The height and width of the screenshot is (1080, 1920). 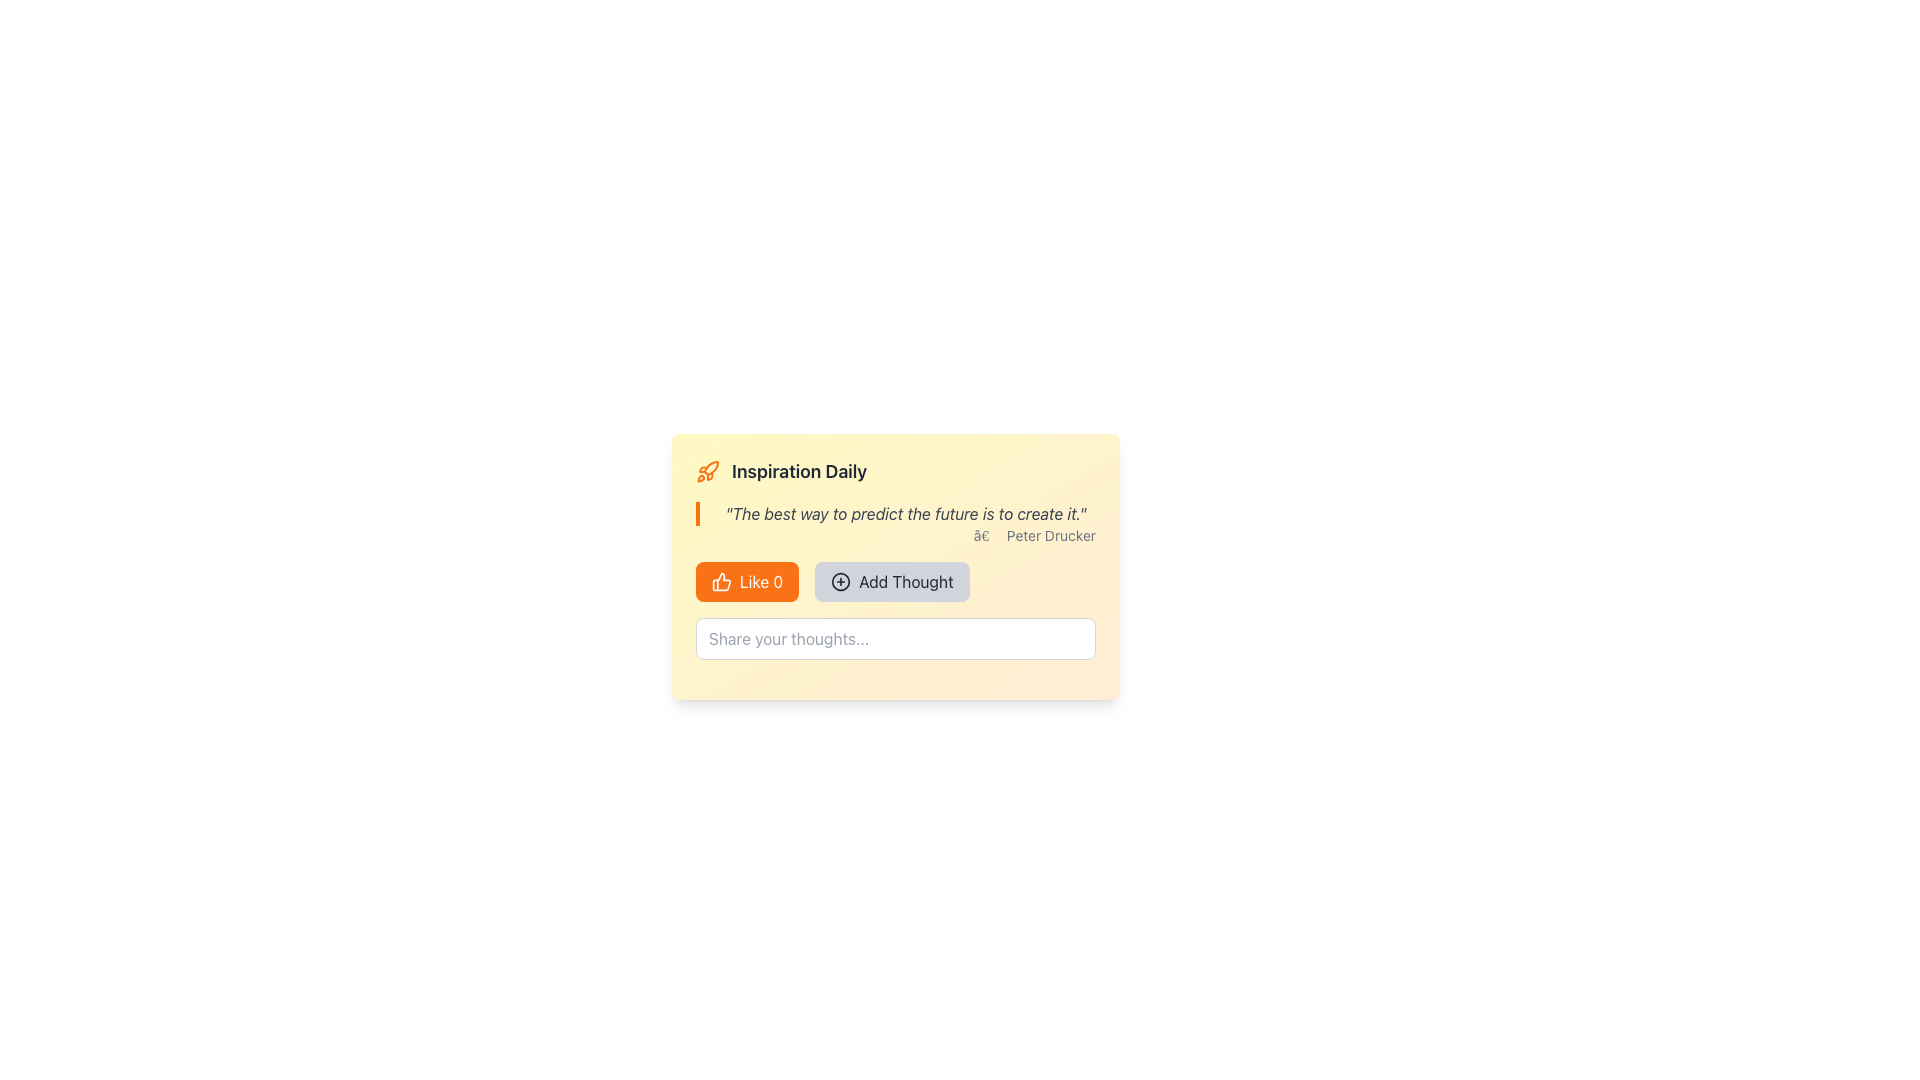 I want to click on the icon located on the left side of the 'Add Thought' button, so click(x=841, y=582).